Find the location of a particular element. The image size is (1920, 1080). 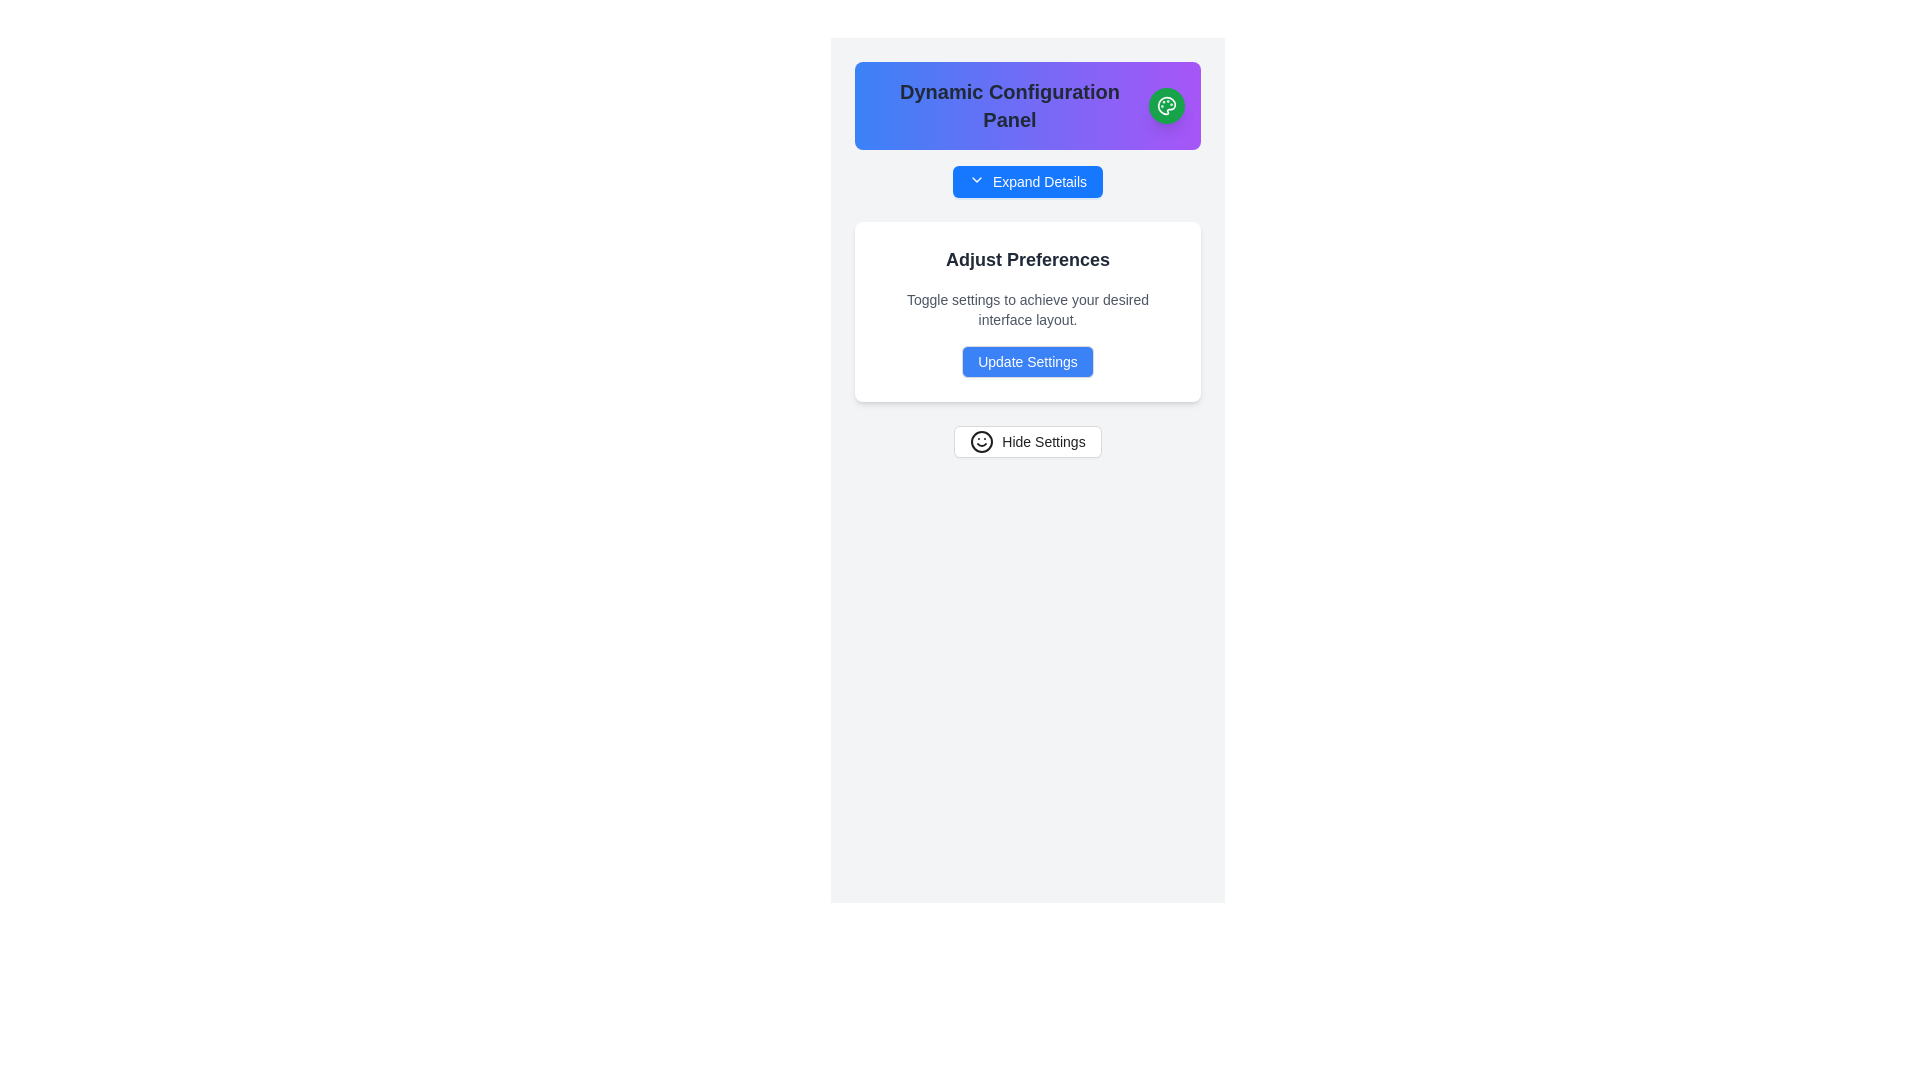

the 'Expand Details' text label, which is part of a button with a vivid blue background located in the Dynamic Configuration Panel is located at coordinates (1040, 181).